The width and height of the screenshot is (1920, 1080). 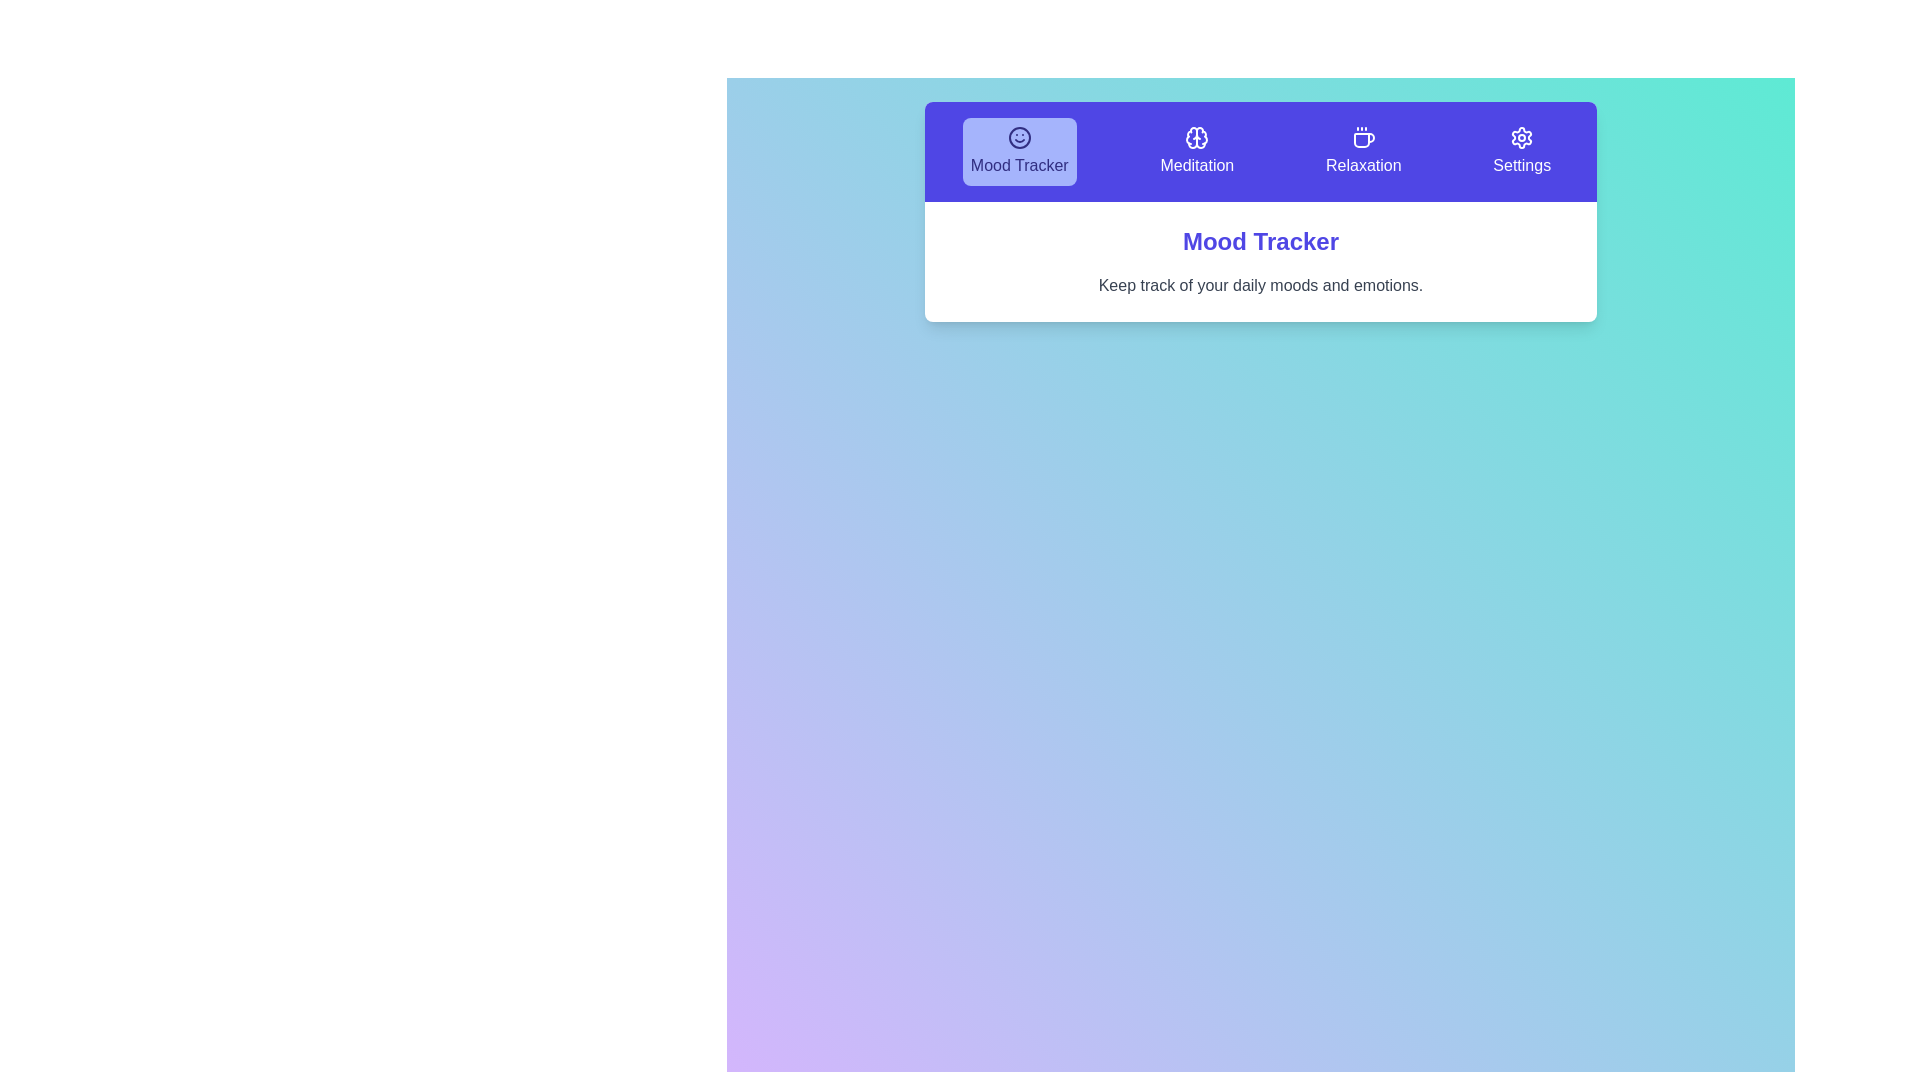 I want to click on the Meditation button in the horizontal menu bar to trigger visual effects, so click(x=1197, y=150).